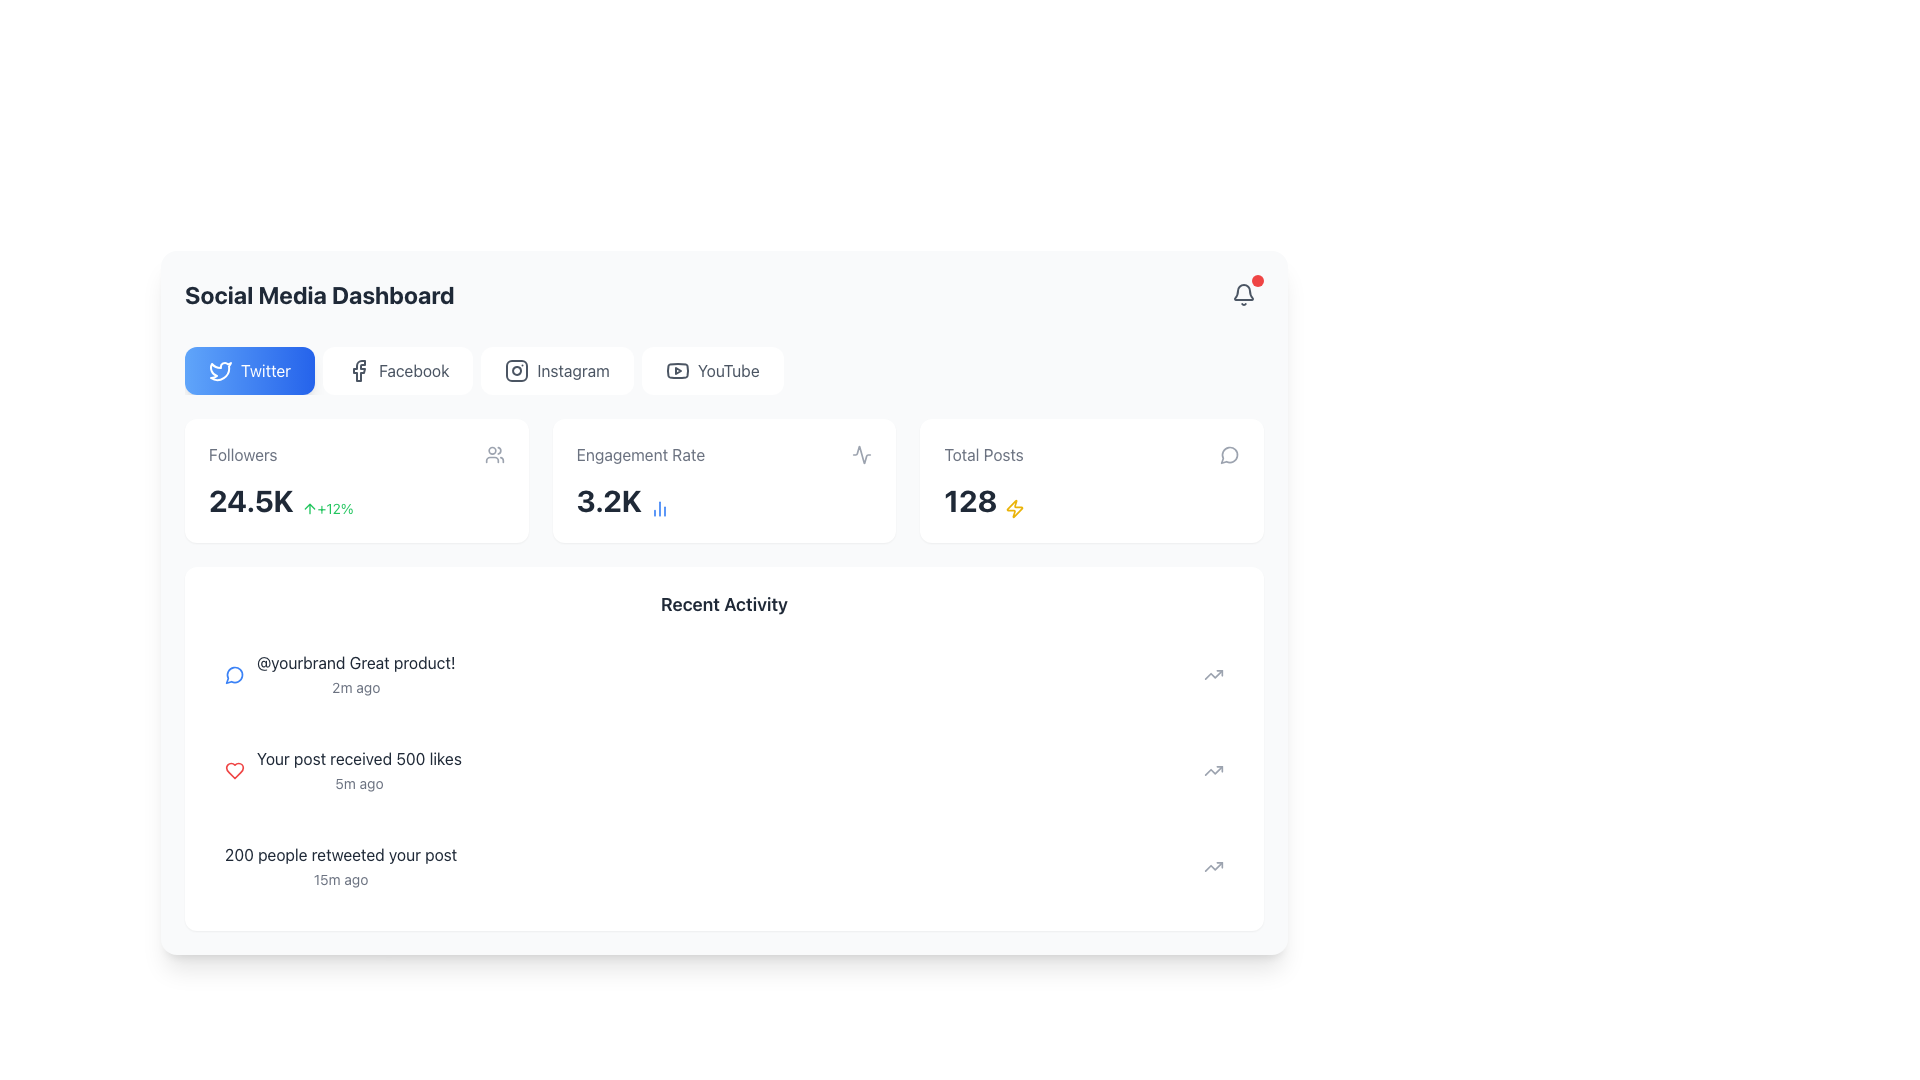  Describe the element at coordinates (983, 455) in the screenshot. I see `the Text label positioned on the right-hand side of the summary cards in the upper section of the dashboard, which serves as a descriptive label for the associated metric value` at that location.